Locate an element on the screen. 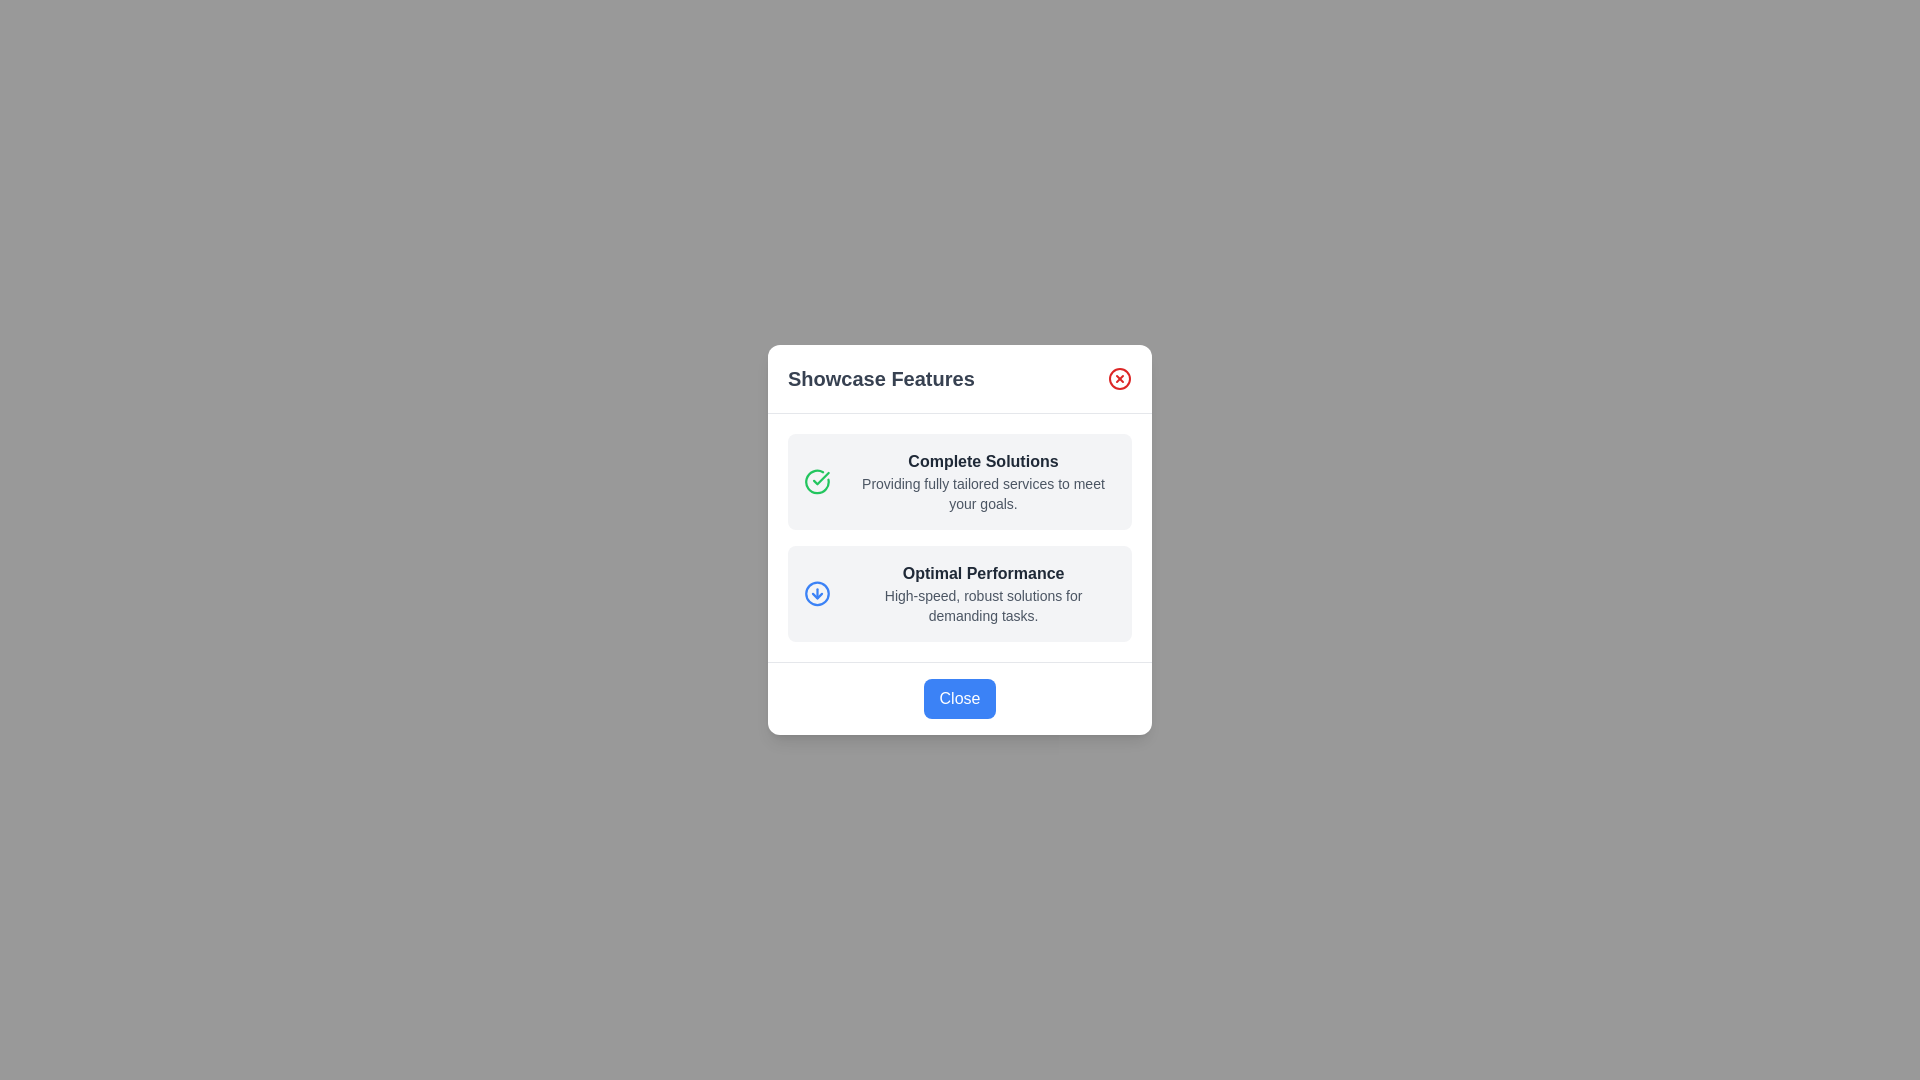 The image size is (1920, 1080). the feature item Optimal Performance to highlight it is located at coordinates (960, 593).